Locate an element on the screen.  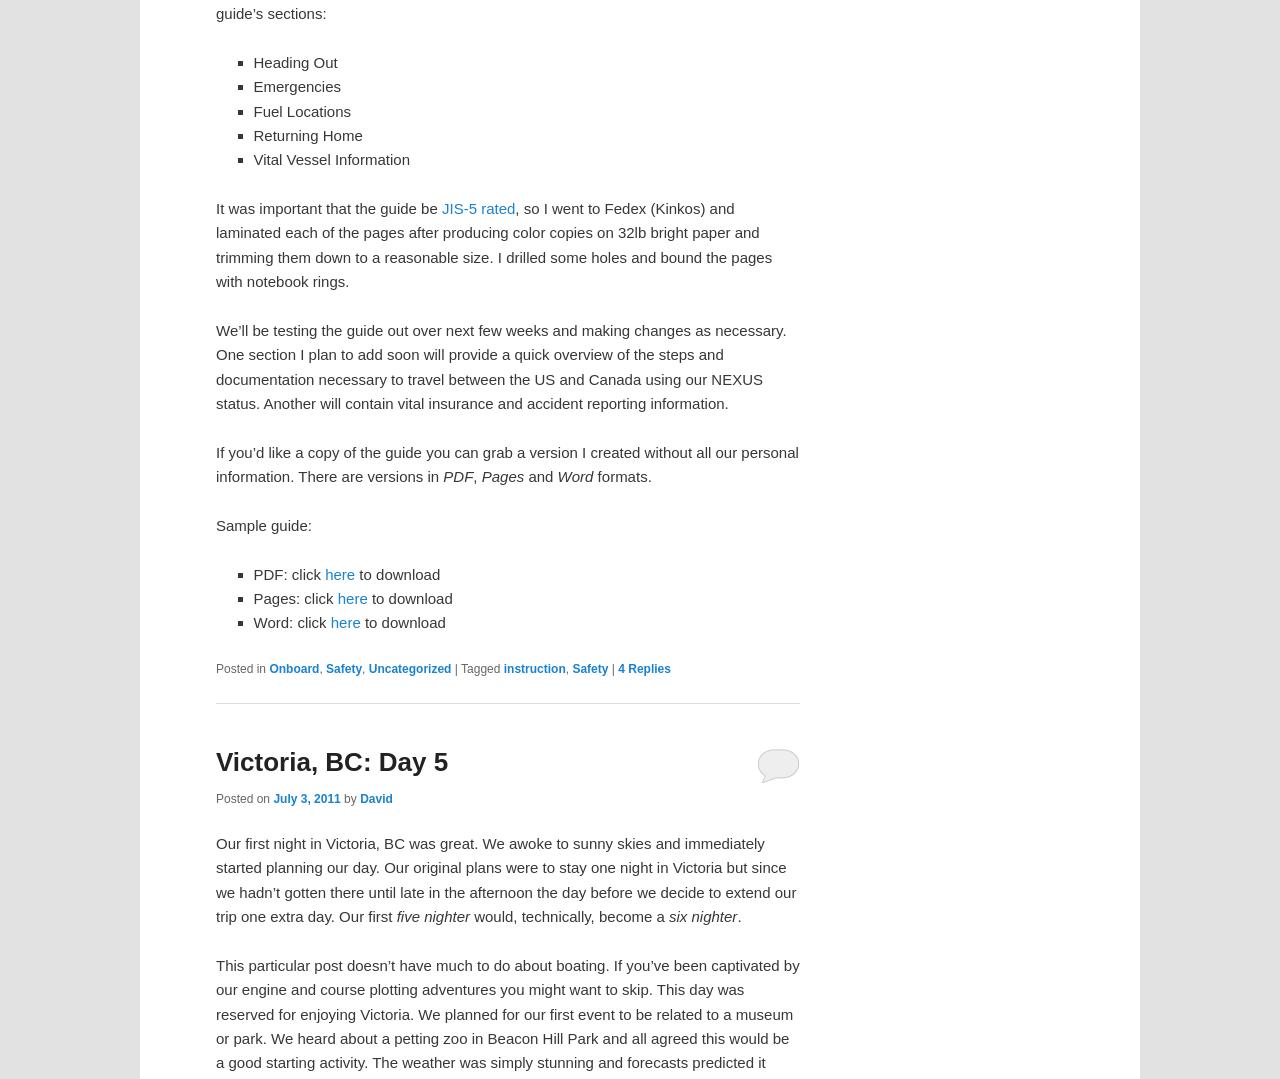
'It was important that the guide be' is located at coordinates (328, 208).